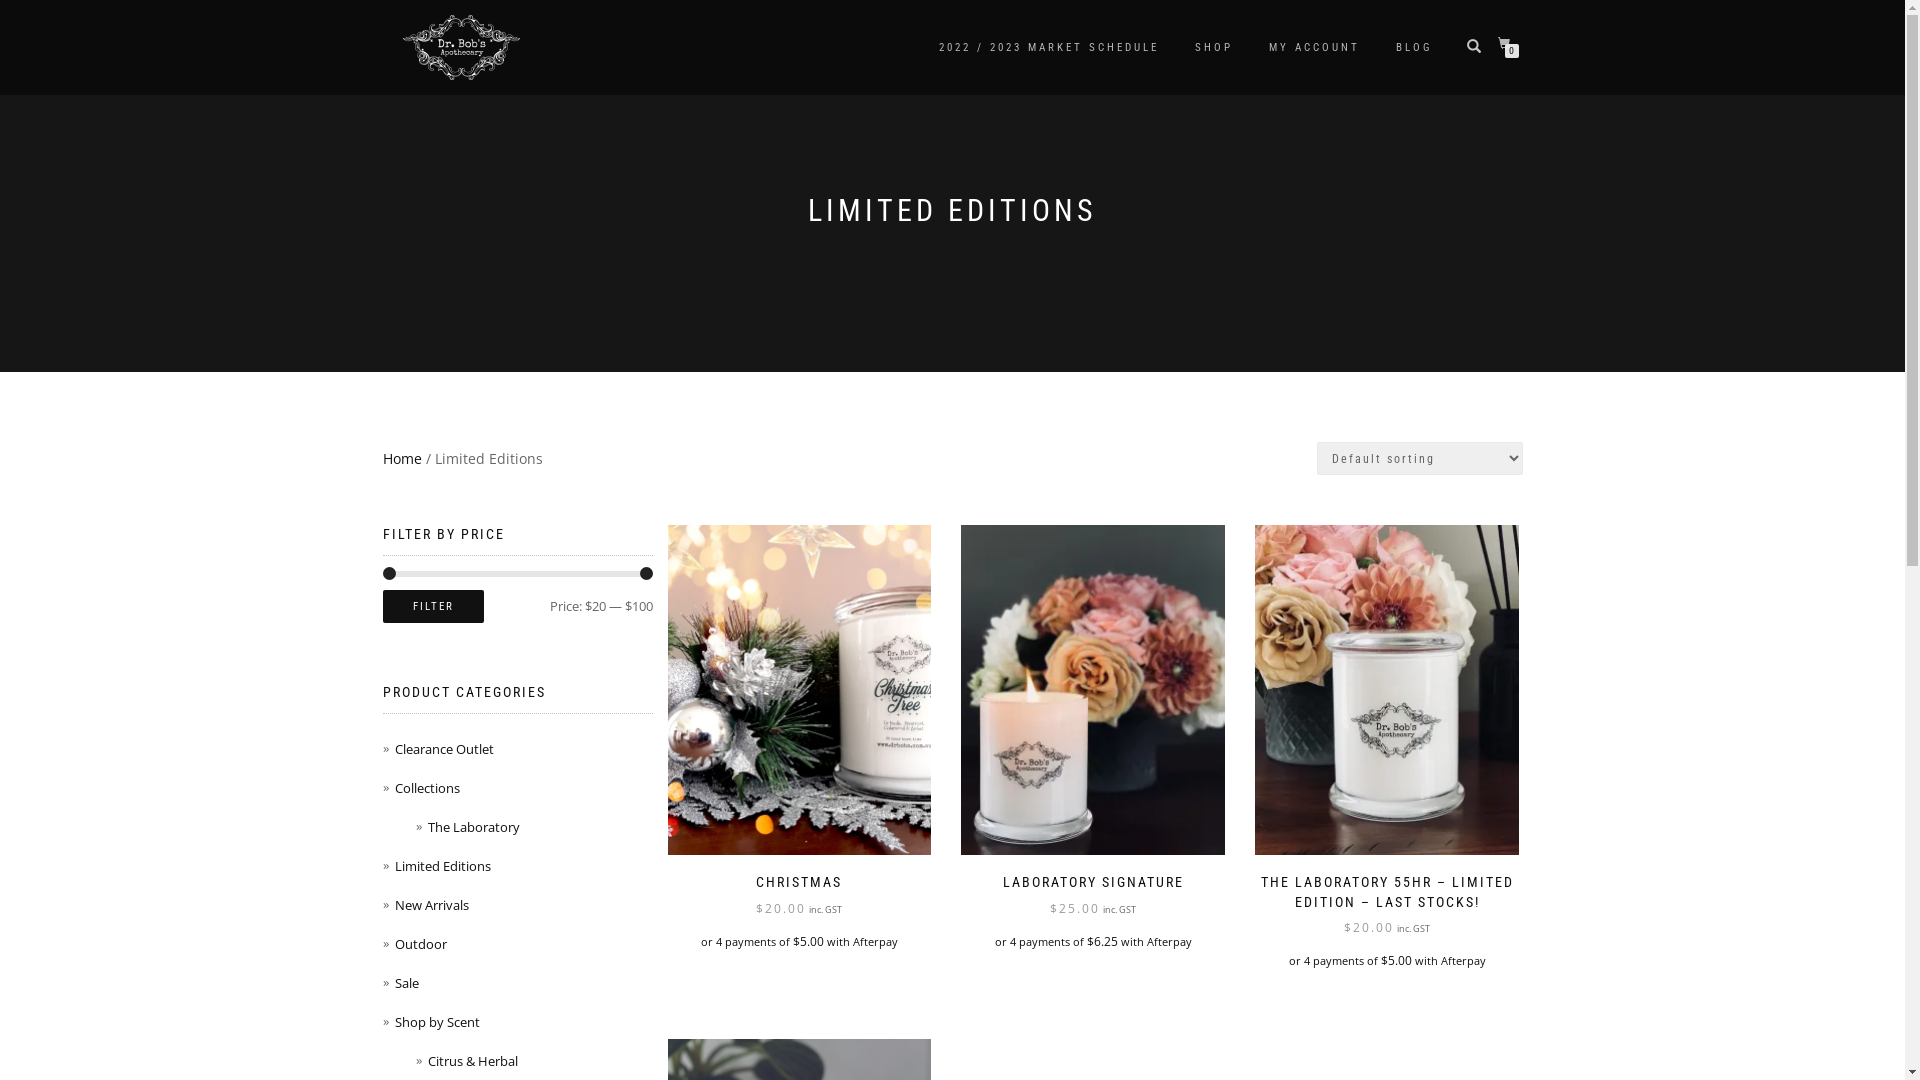 This screenshot has height=1080, width=1920. Describe the element at coordinates (435, 1022) in the screenshot. I see `'Shop by Scent'` at that location.